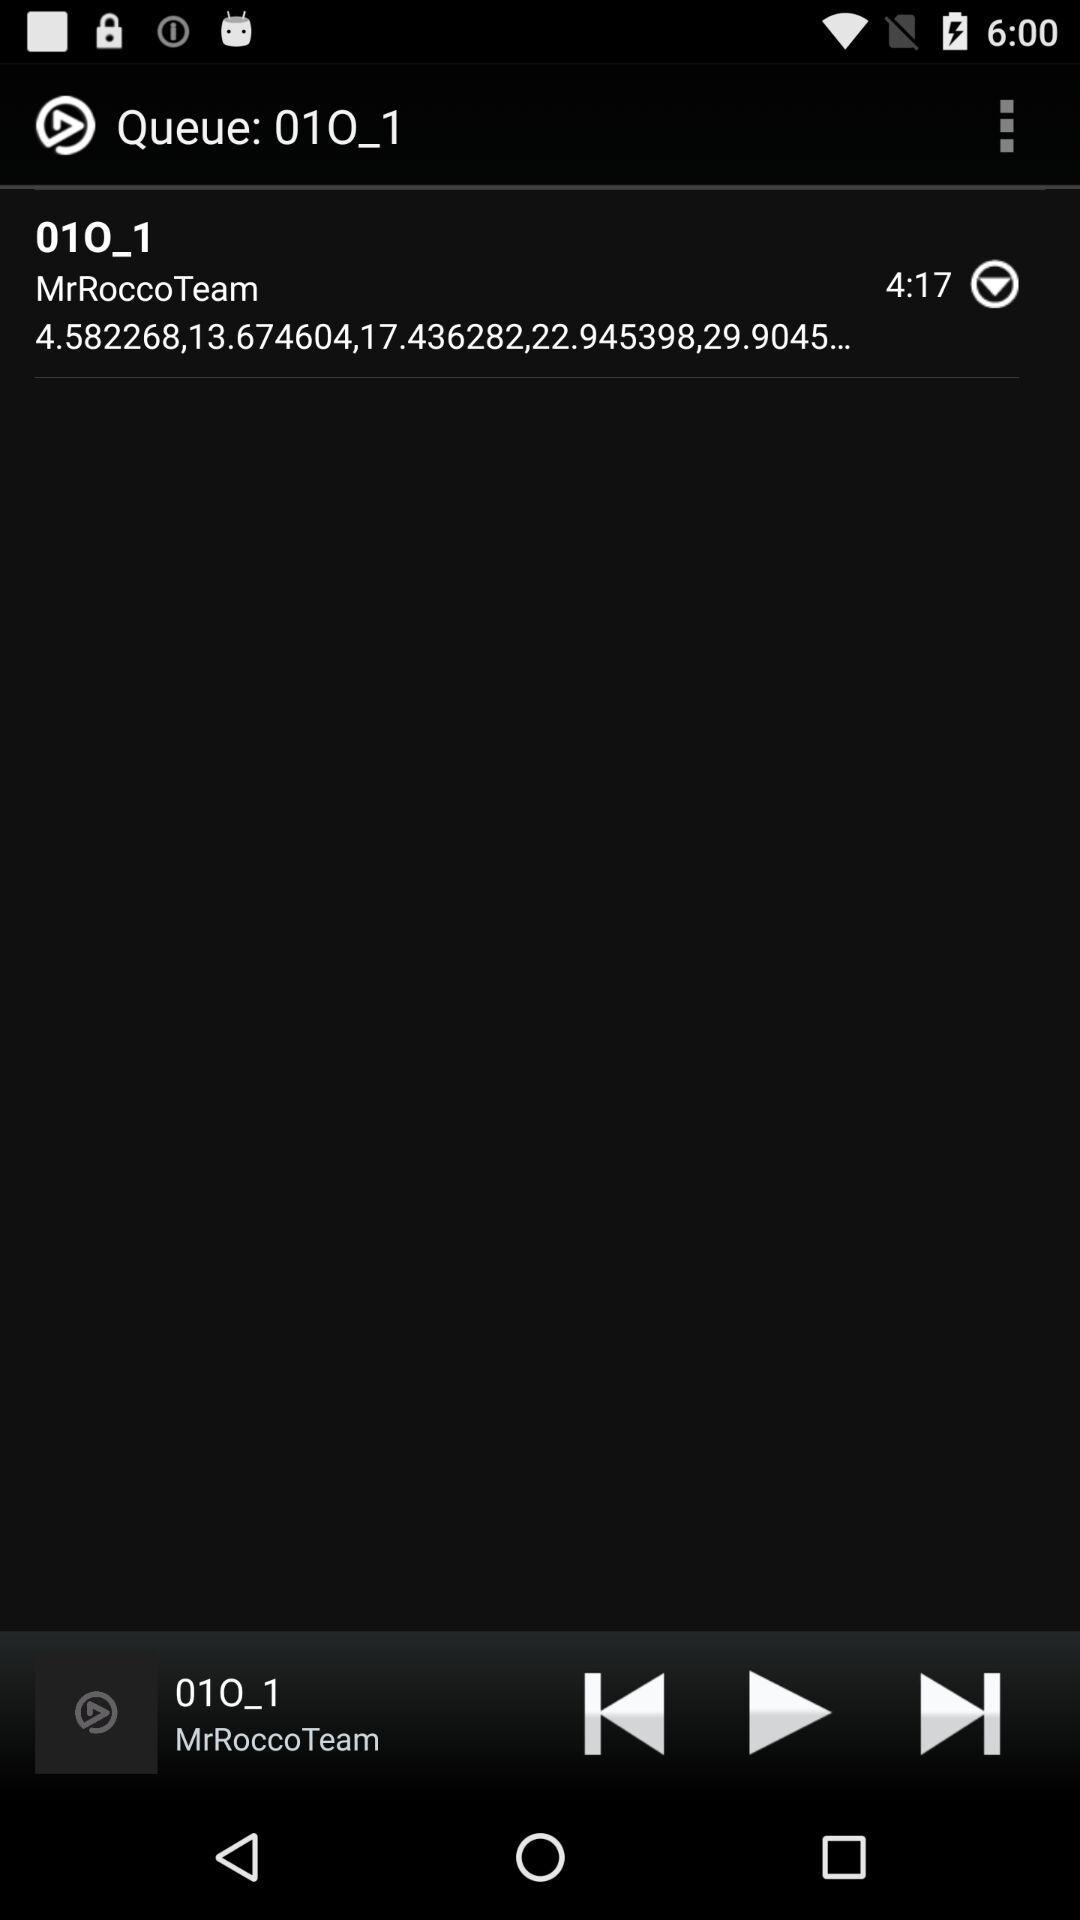  What do you see at coordinates (96, 1711) in the screenshot?
I see `app below mrroccoteam 4 582268 icon` at bounding box center [96, 1711].